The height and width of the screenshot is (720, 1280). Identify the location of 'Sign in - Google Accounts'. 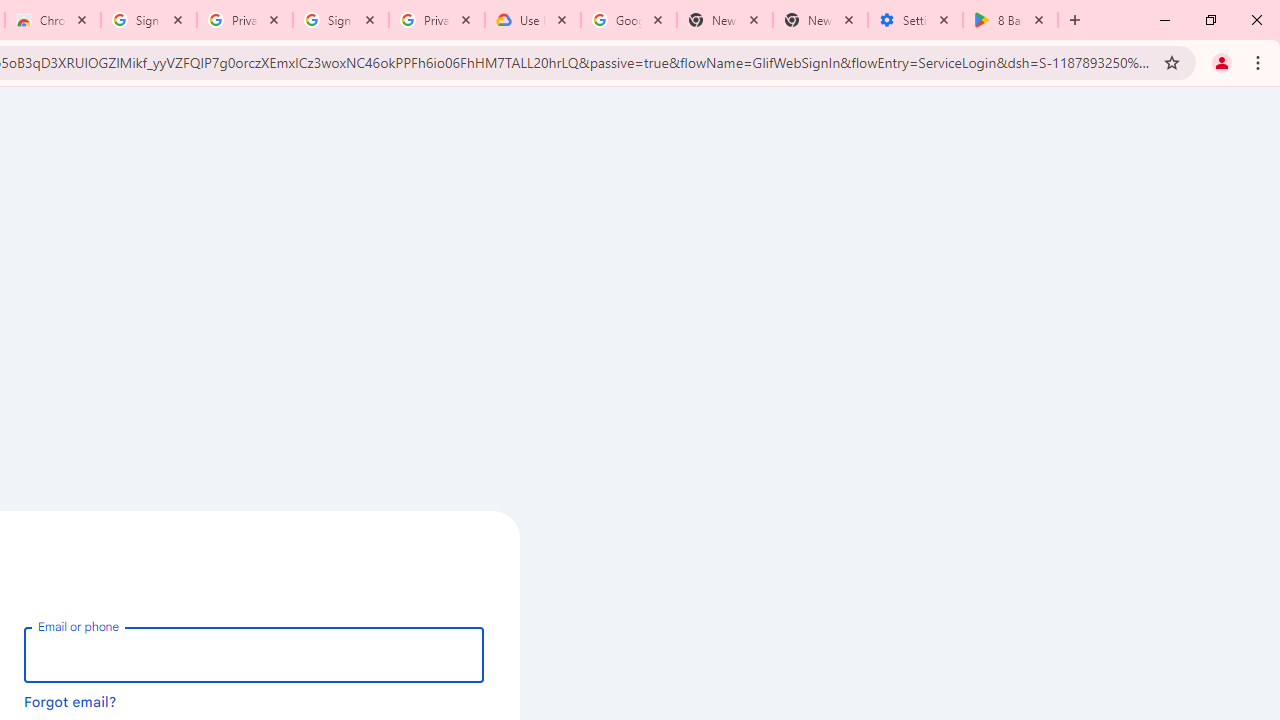
(148, 20).